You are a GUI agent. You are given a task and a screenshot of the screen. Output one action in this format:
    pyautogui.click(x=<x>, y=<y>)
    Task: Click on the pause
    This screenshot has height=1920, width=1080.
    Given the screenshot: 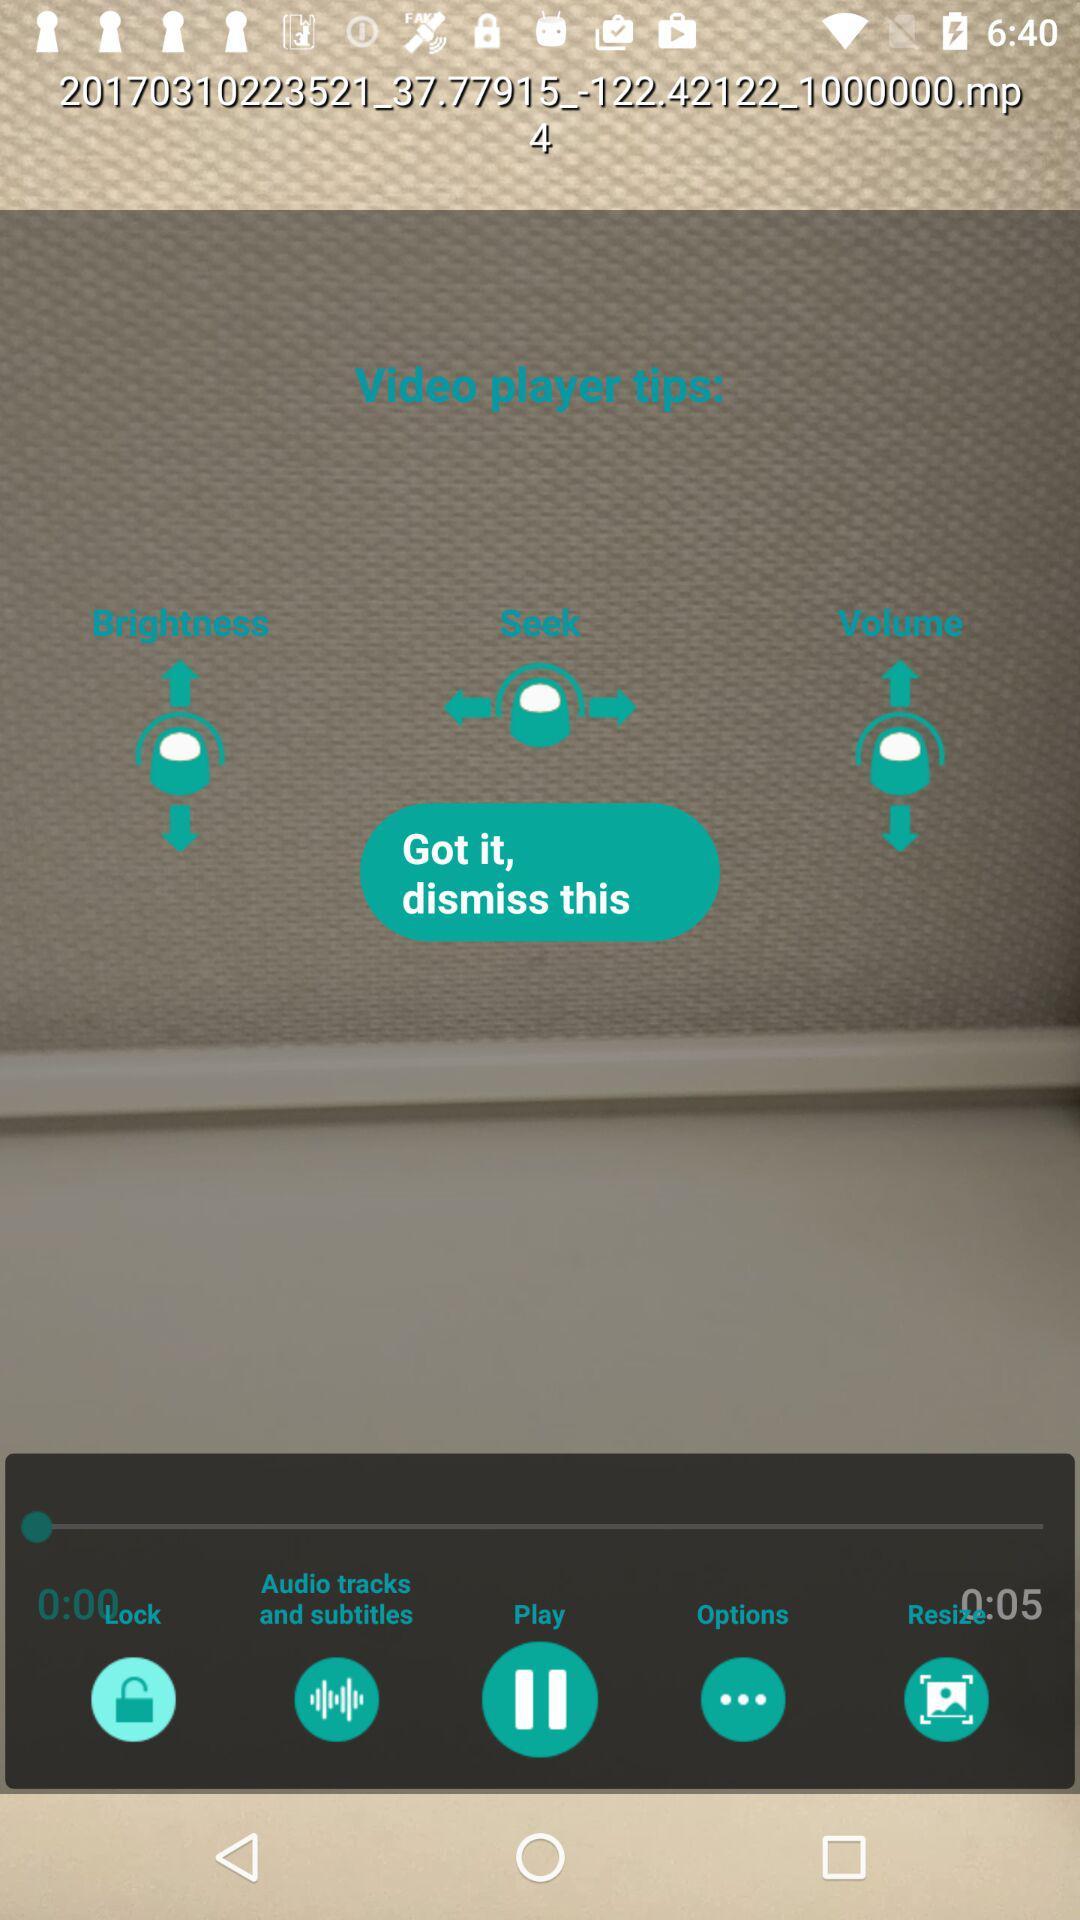 What is the action you would take?
    pyautogui.click(x=538, y=1698)
    